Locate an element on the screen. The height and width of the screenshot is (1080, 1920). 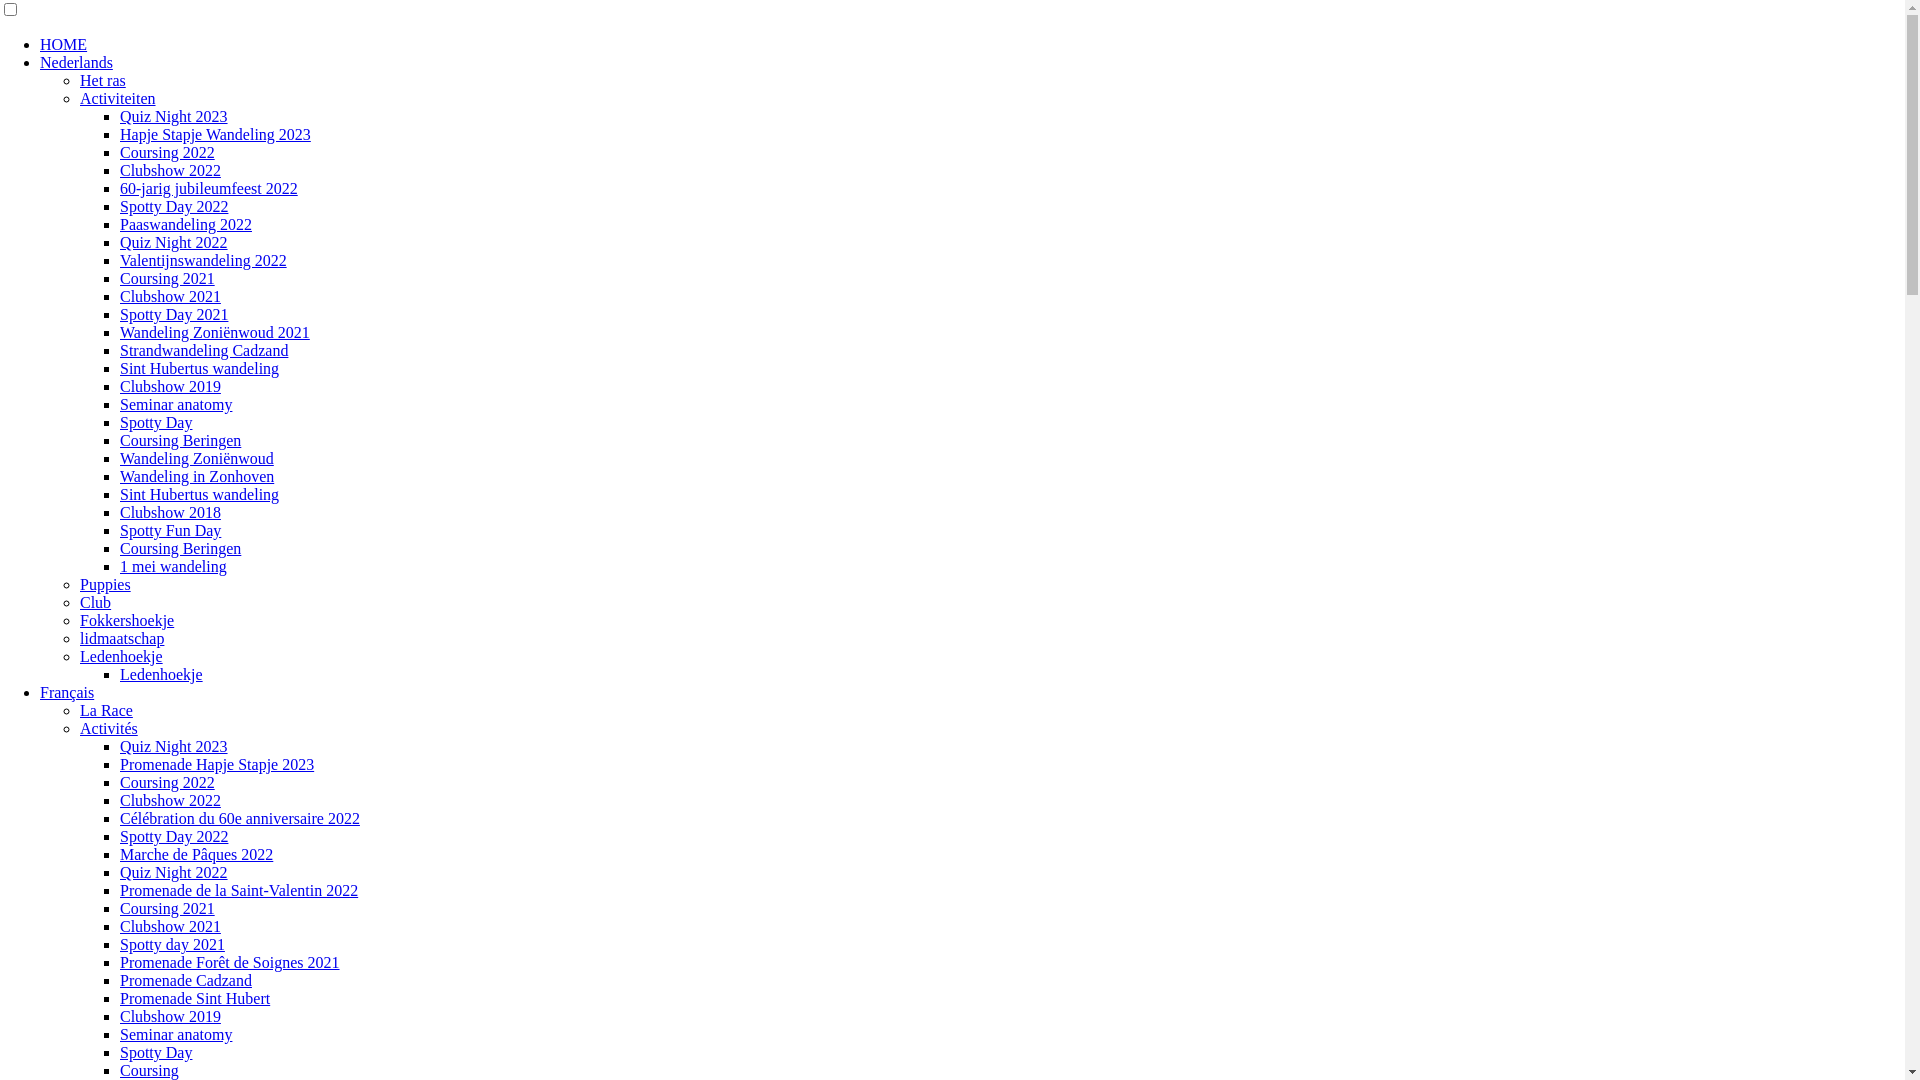
'Clubshow 2021' is located at coordinates (170, 296).